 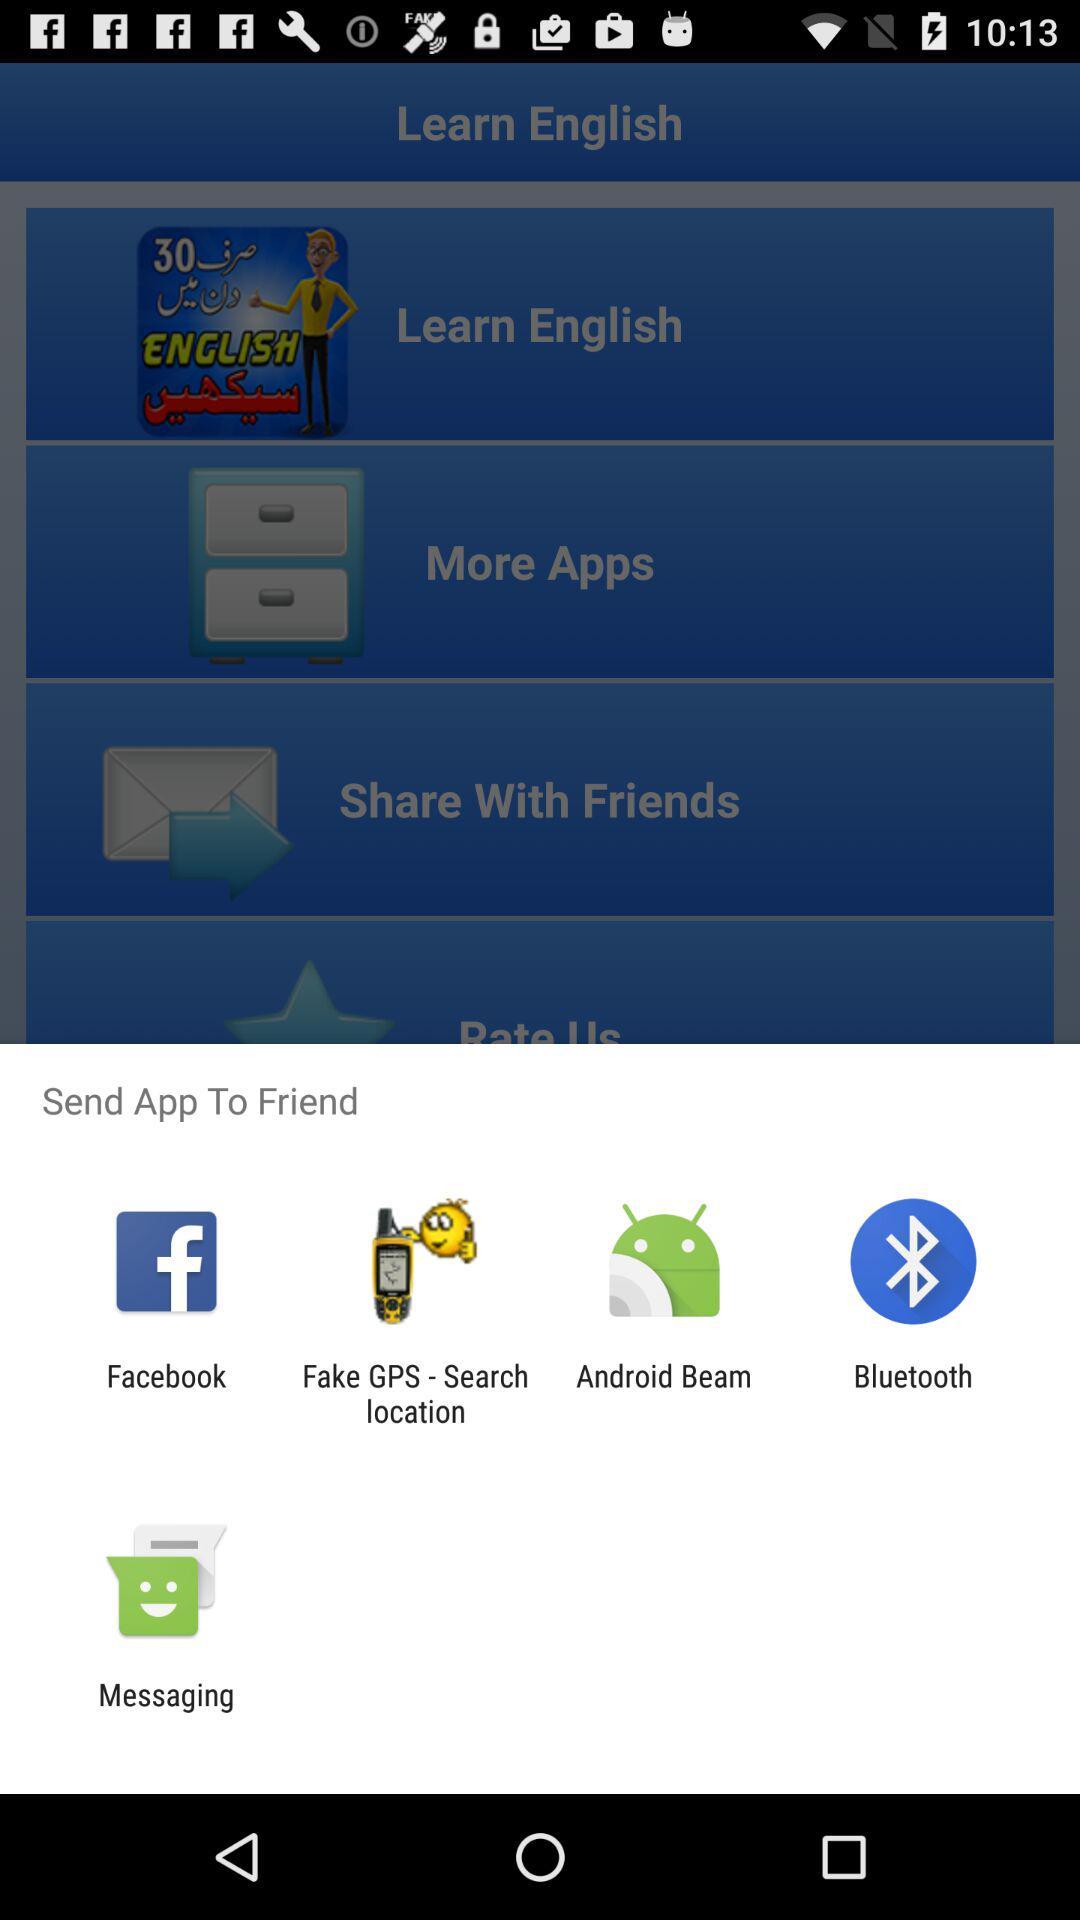 I want to click on icon to the left of the android beam app, so click(x=414, y=1392).